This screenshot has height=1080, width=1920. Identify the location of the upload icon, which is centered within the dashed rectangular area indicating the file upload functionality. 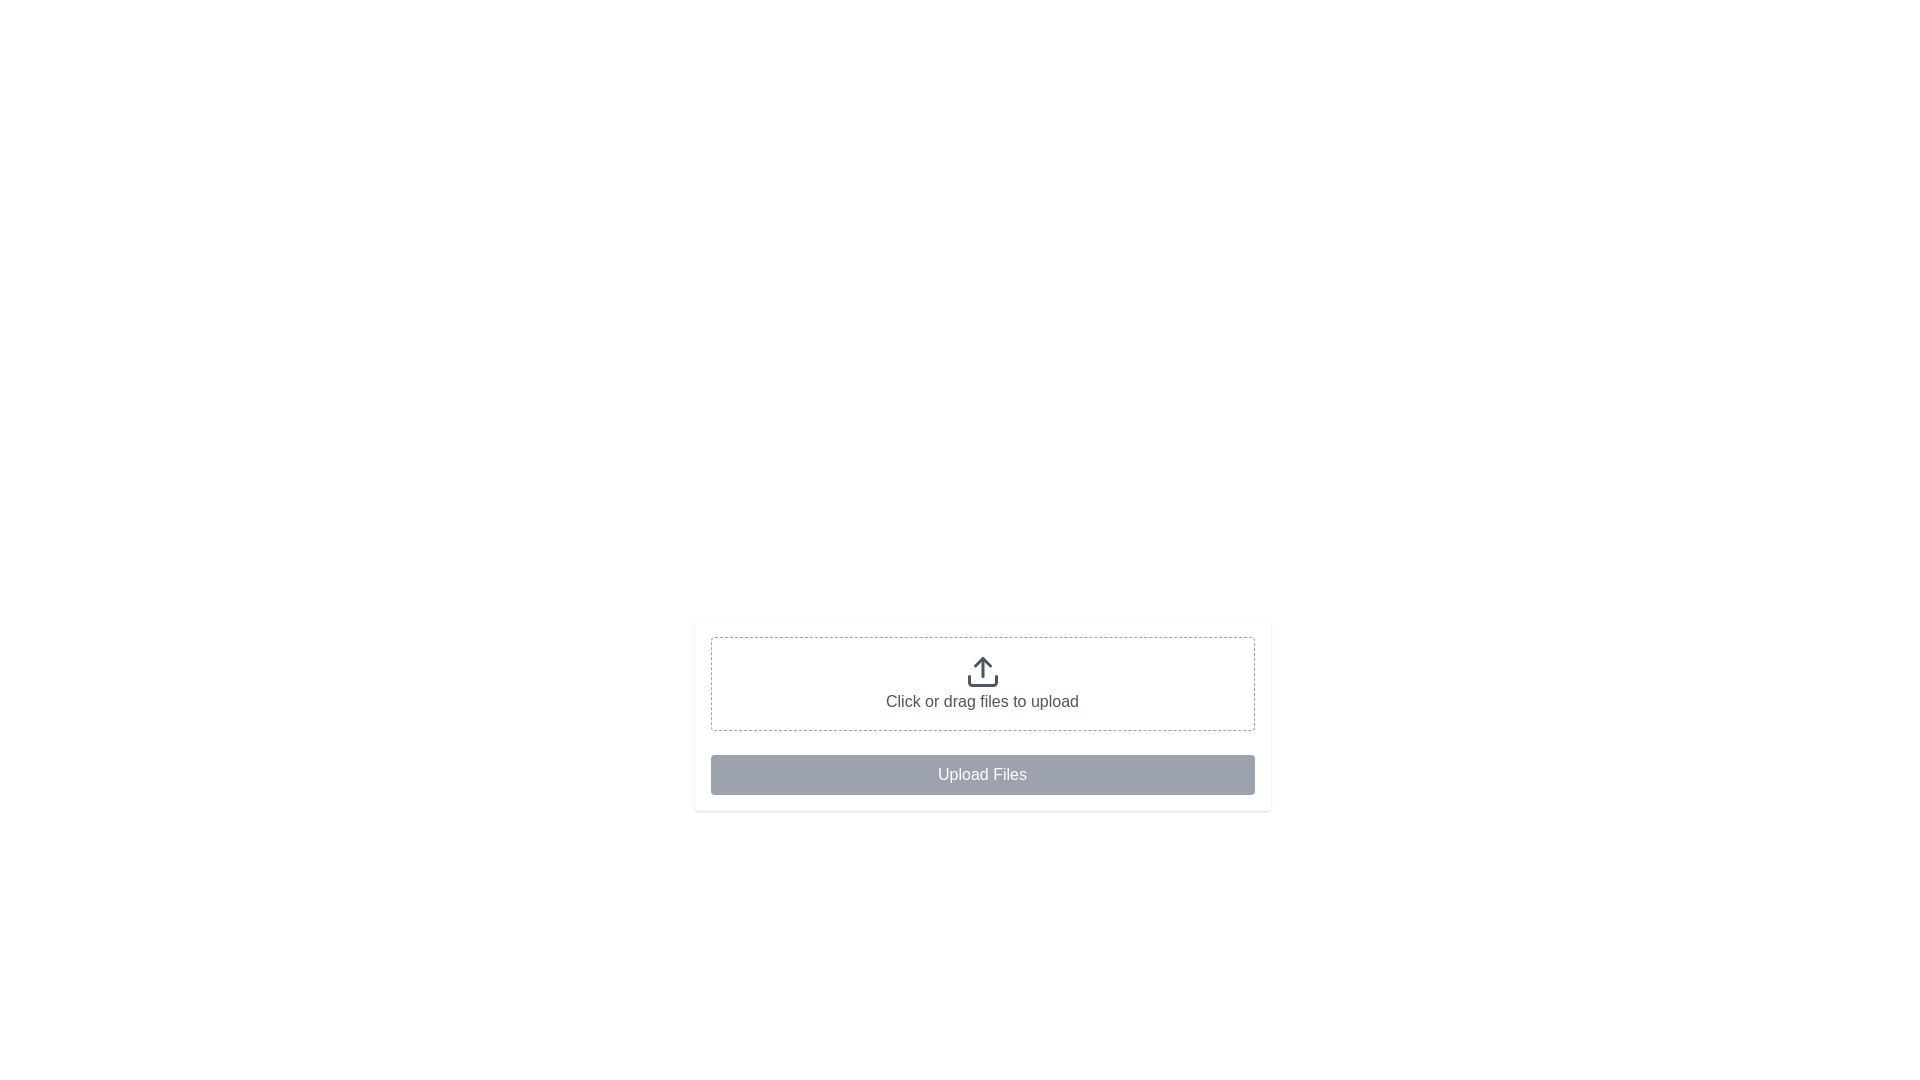
(982, 671).